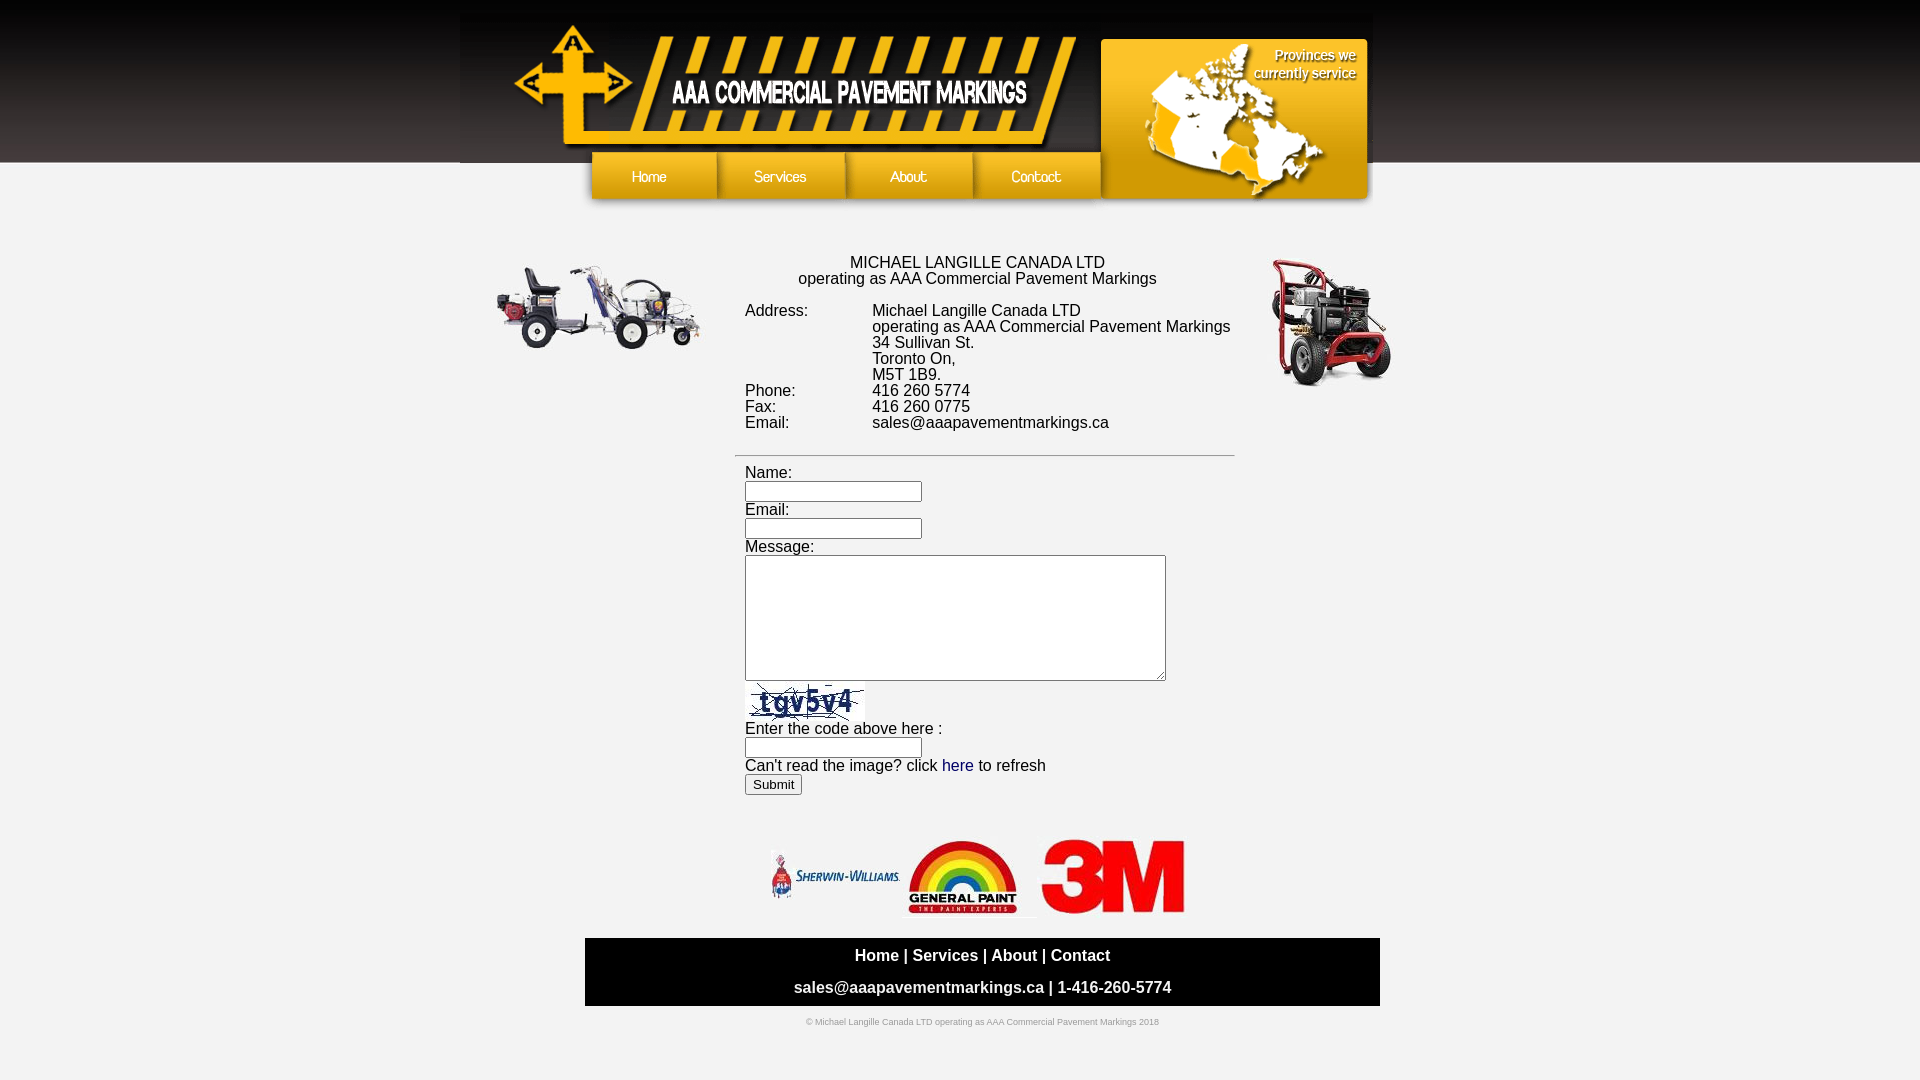 This screenshot has width=1920, height=1080. What do you see at coordinates (772, 783) in the screenshot?
I see `'Submit'` at bounding box center [772, 783].